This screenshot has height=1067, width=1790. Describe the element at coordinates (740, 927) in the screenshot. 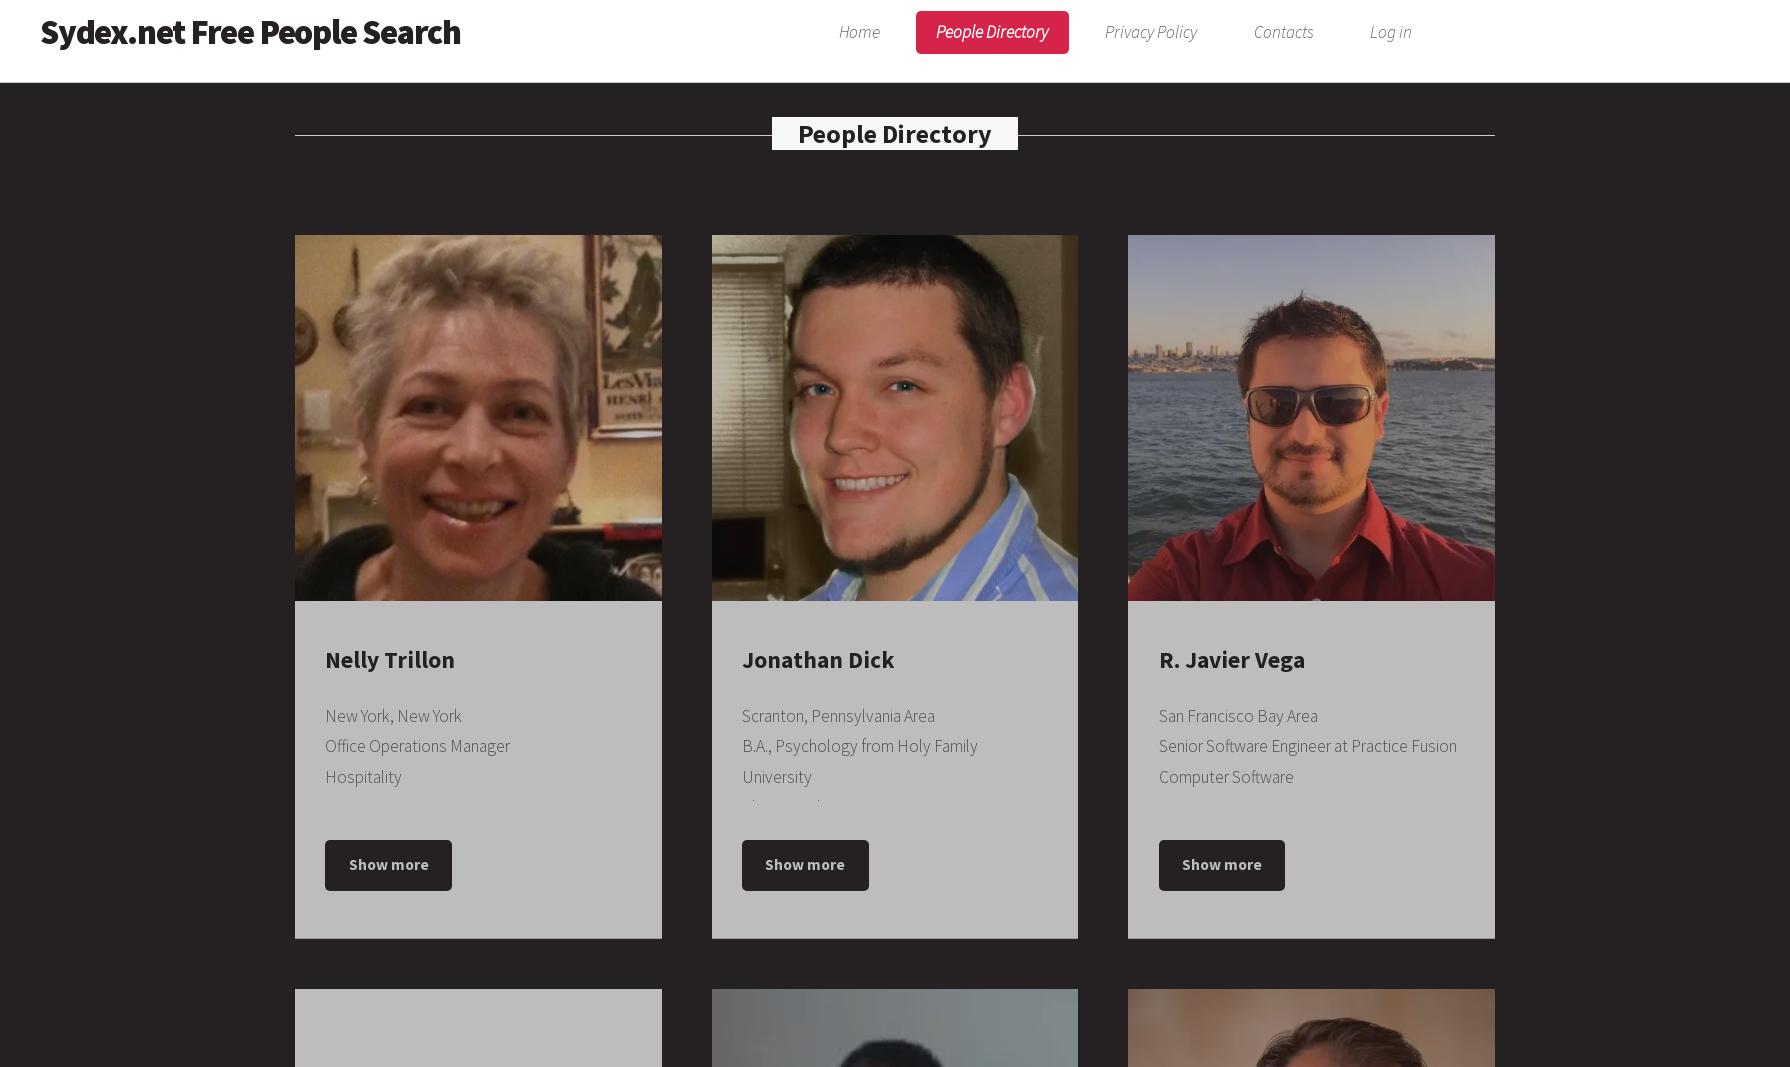

I see `'Psychology'` at that location.